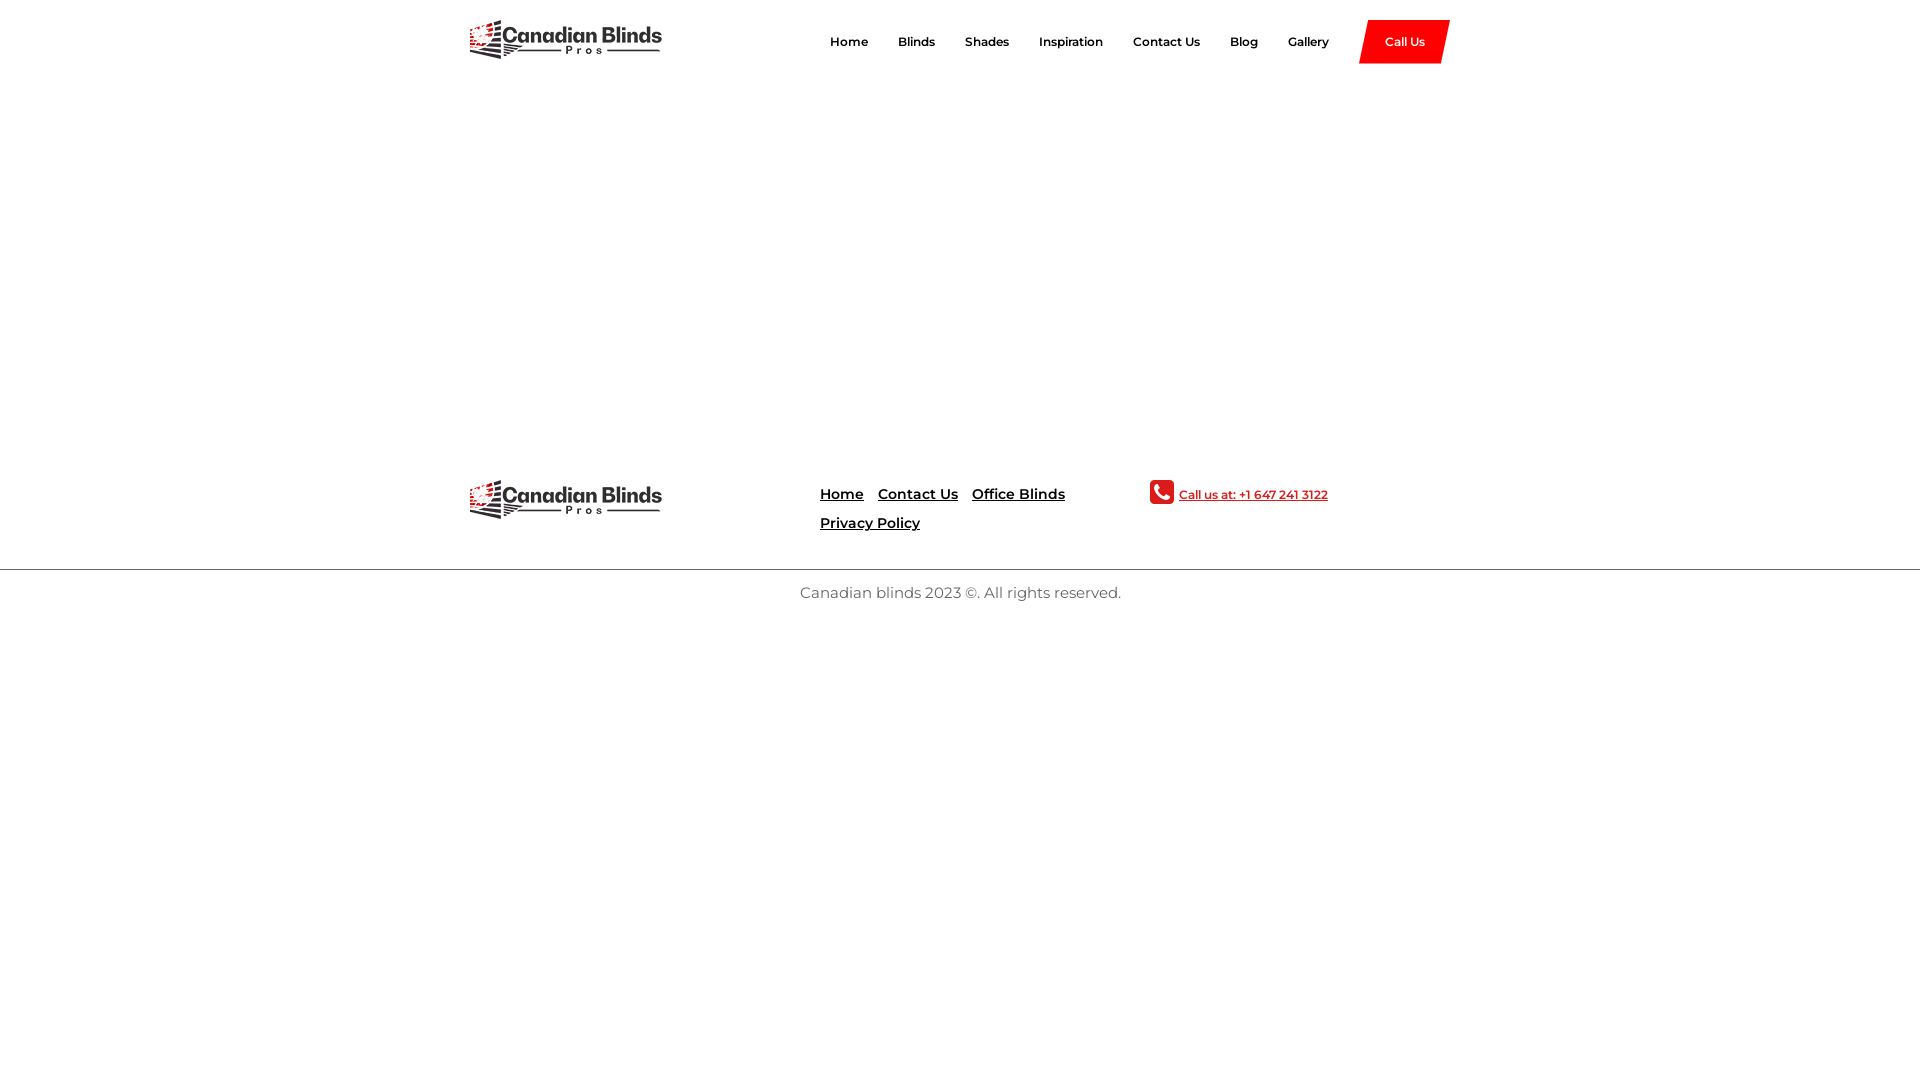  Describe the element at coordinates (916, 493) in the screenshot. I see `'Contact Us'` at that location.